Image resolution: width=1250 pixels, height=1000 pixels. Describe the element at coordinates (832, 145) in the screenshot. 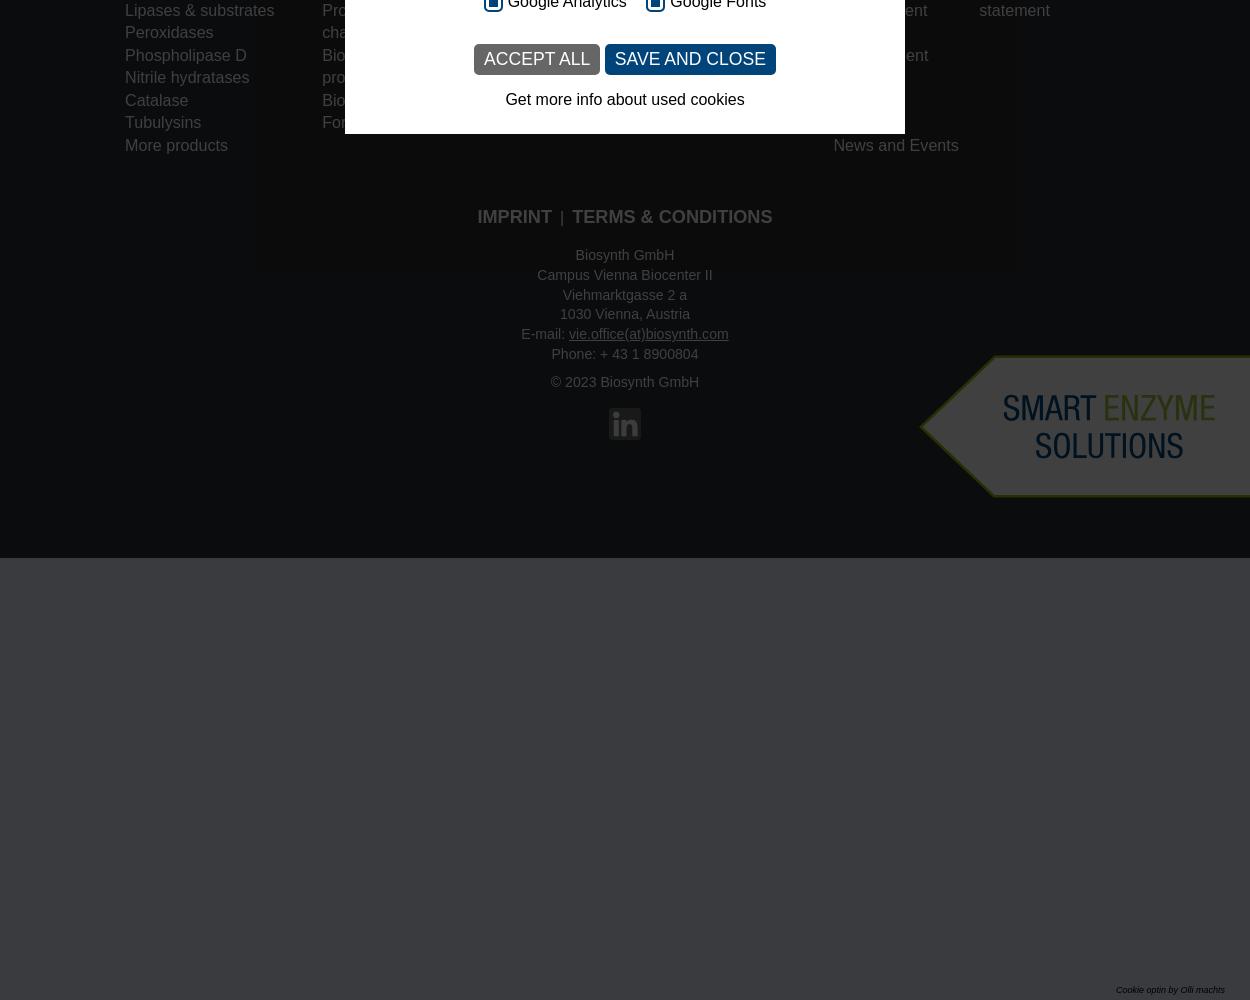

I see `'News and Events'` at that location.